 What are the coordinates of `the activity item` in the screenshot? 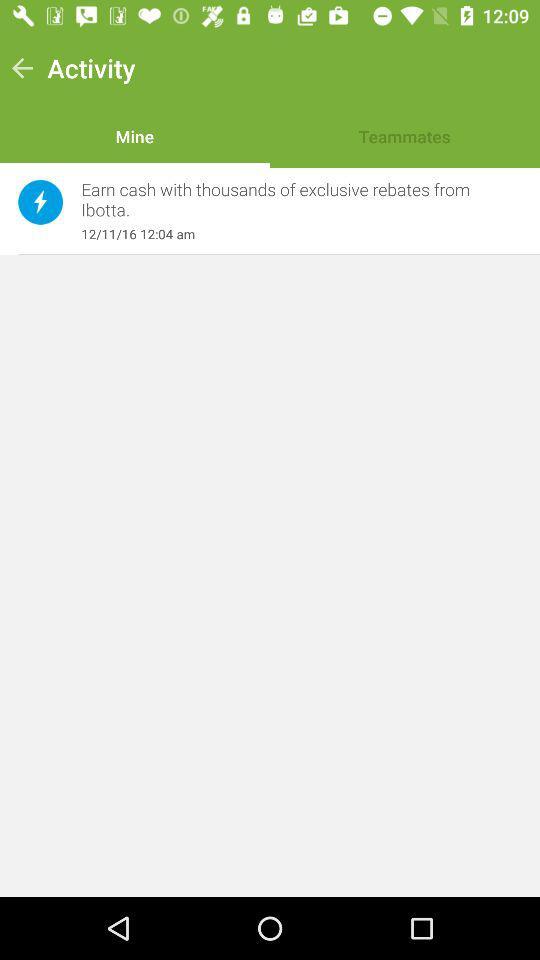 It's located at (90, 68).